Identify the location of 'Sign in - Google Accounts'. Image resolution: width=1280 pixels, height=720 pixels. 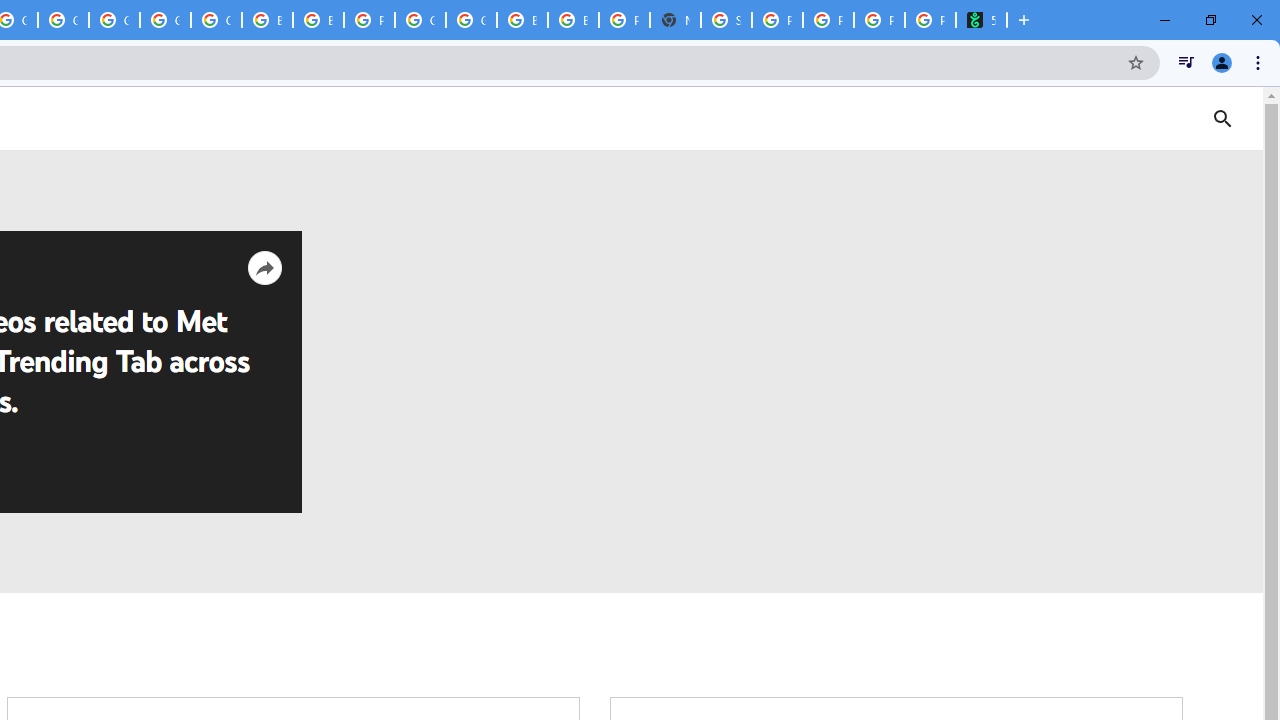
(726, 20).